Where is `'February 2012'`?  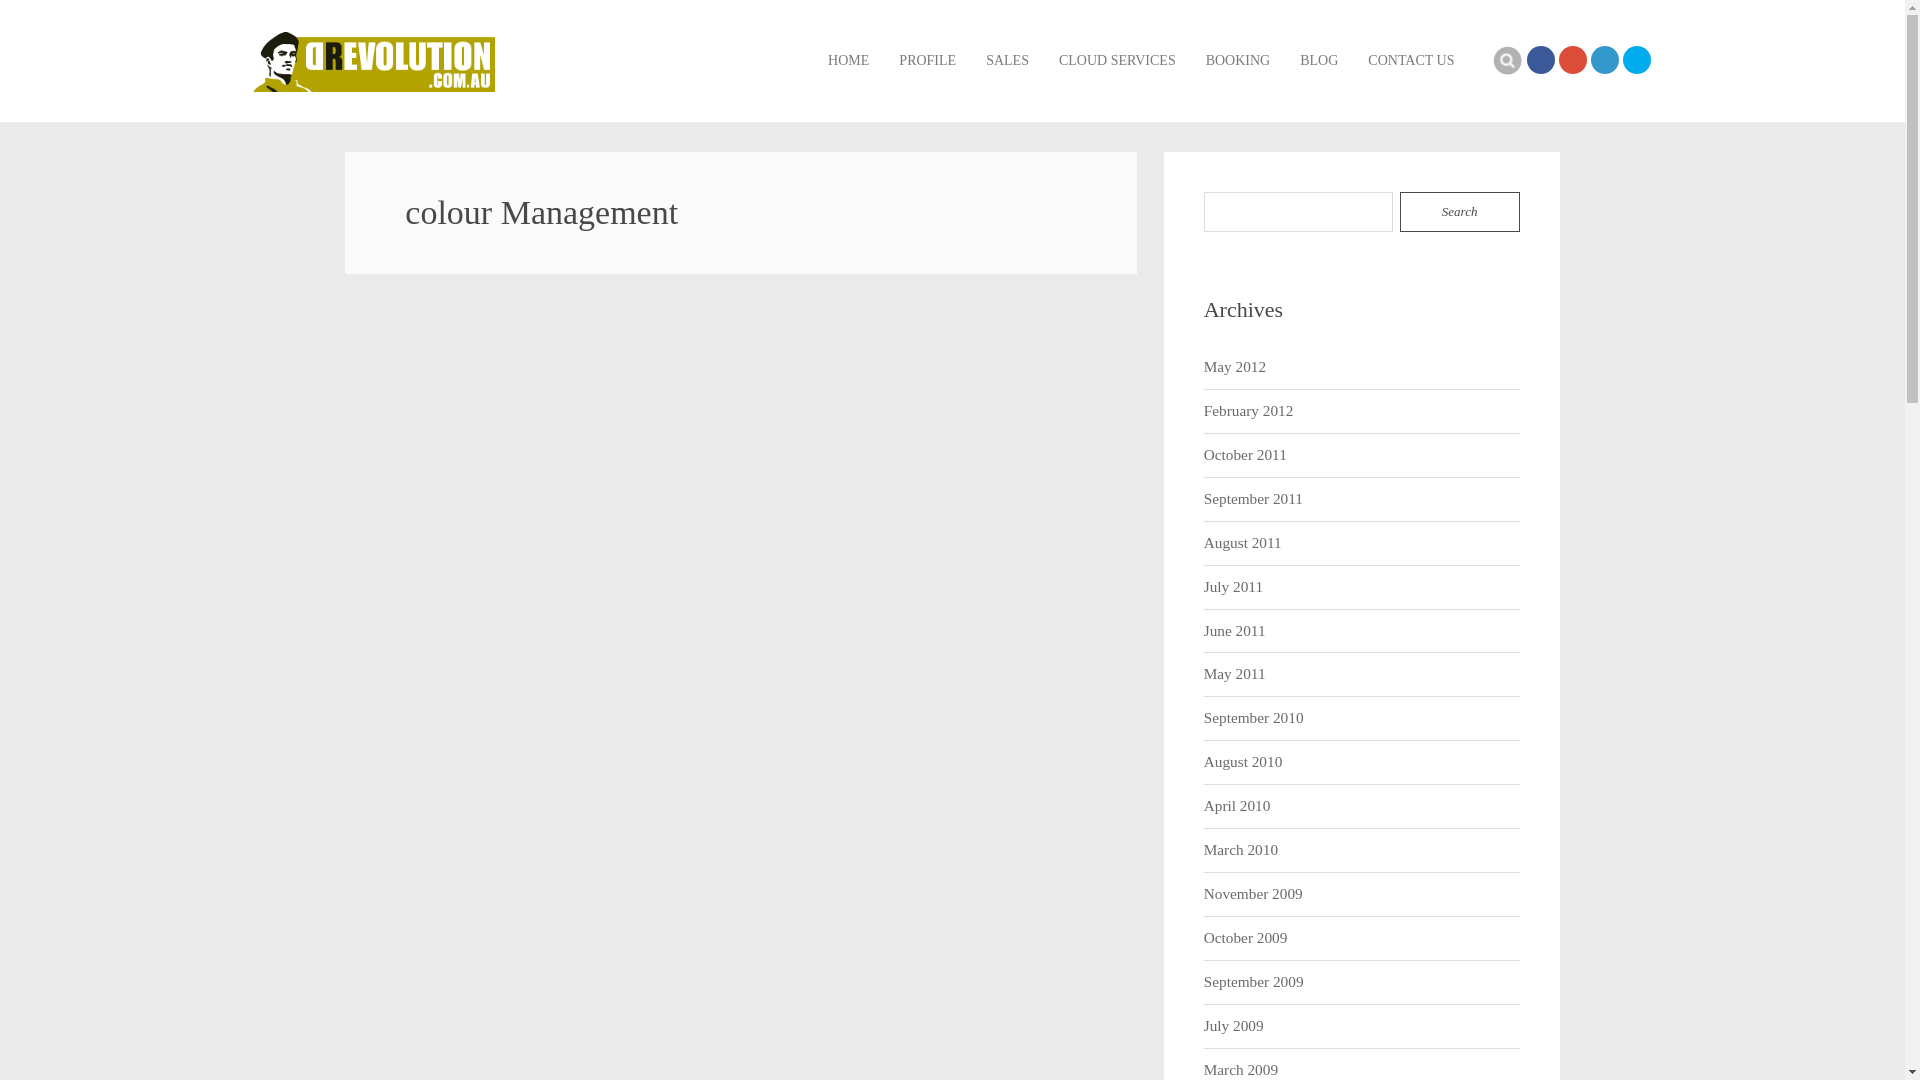 'February 2012' is located at coordinates (1247, 410).